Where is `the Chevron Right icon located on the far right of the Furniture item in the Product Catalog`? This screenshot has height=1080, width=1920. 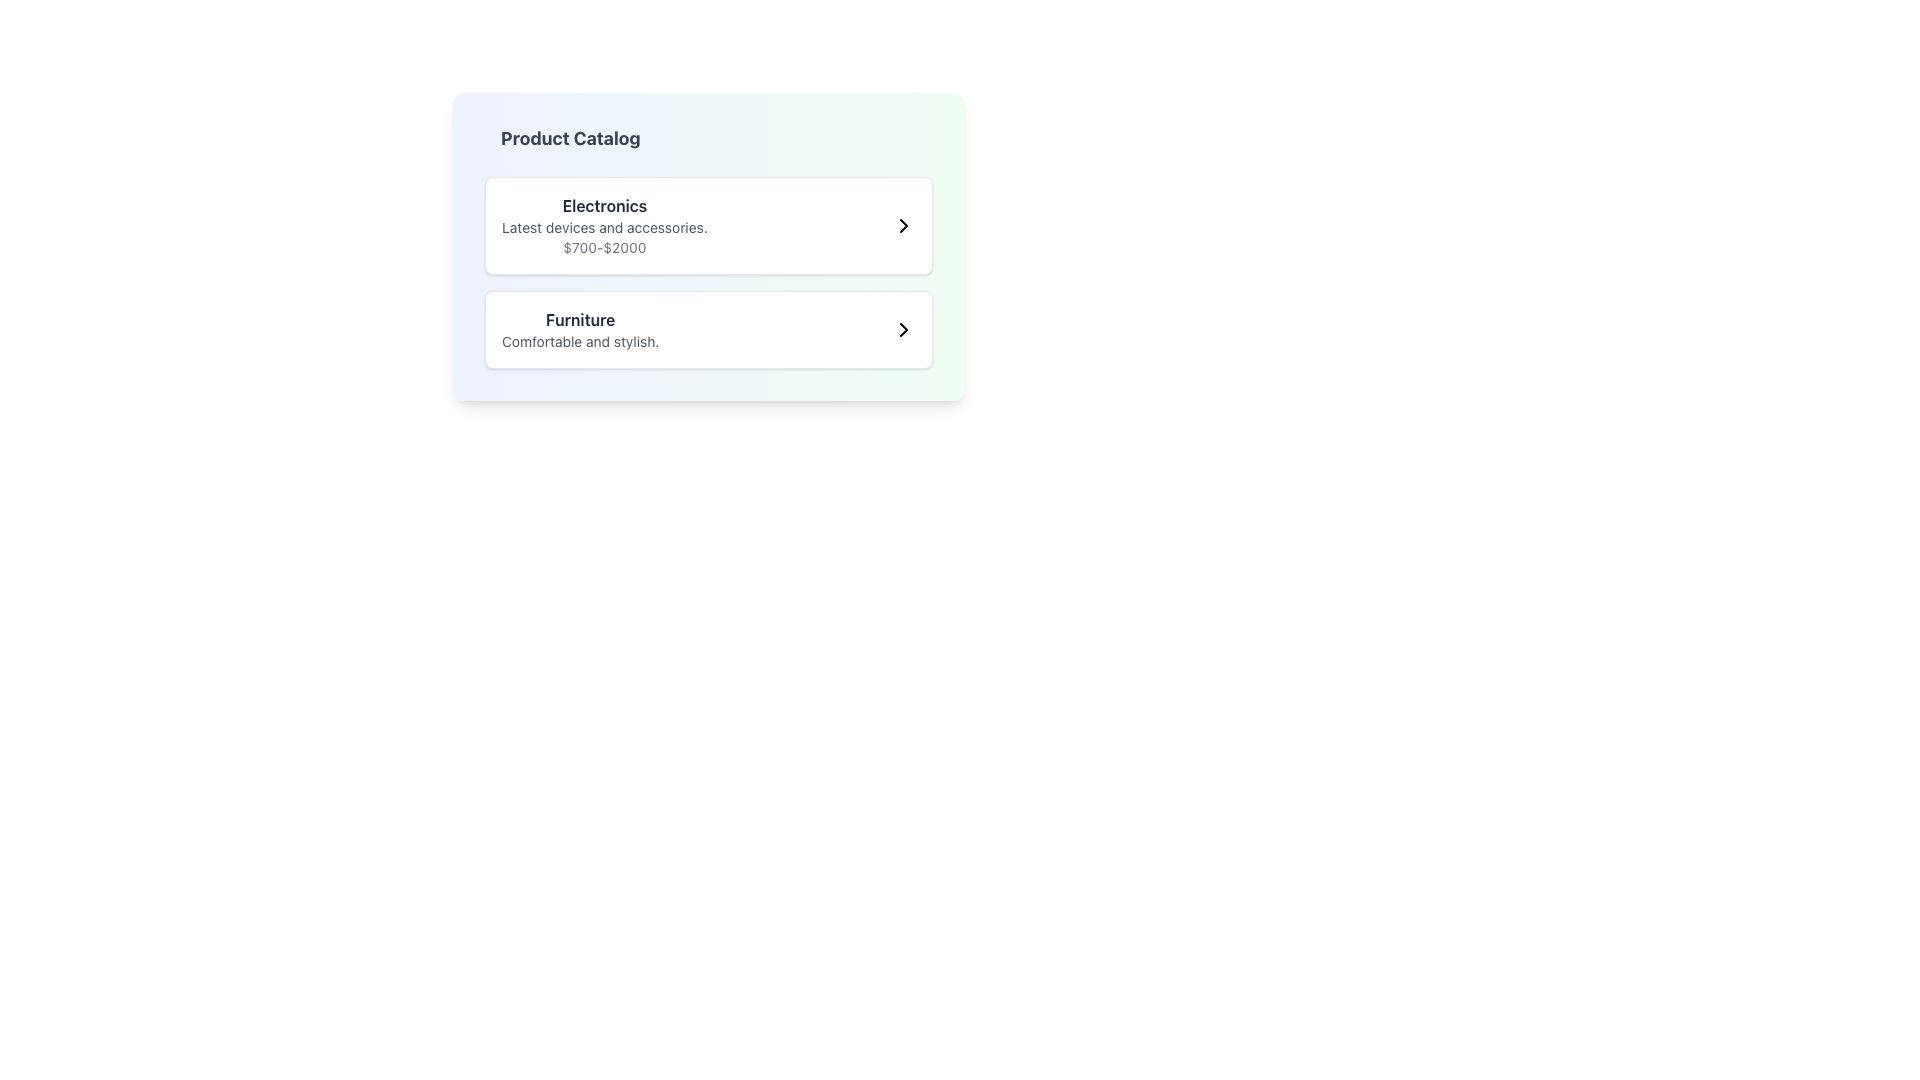
the Chevron Right icon located on the far right of the Furniture item in the Product Catalog is located at coordinates (902, 329).